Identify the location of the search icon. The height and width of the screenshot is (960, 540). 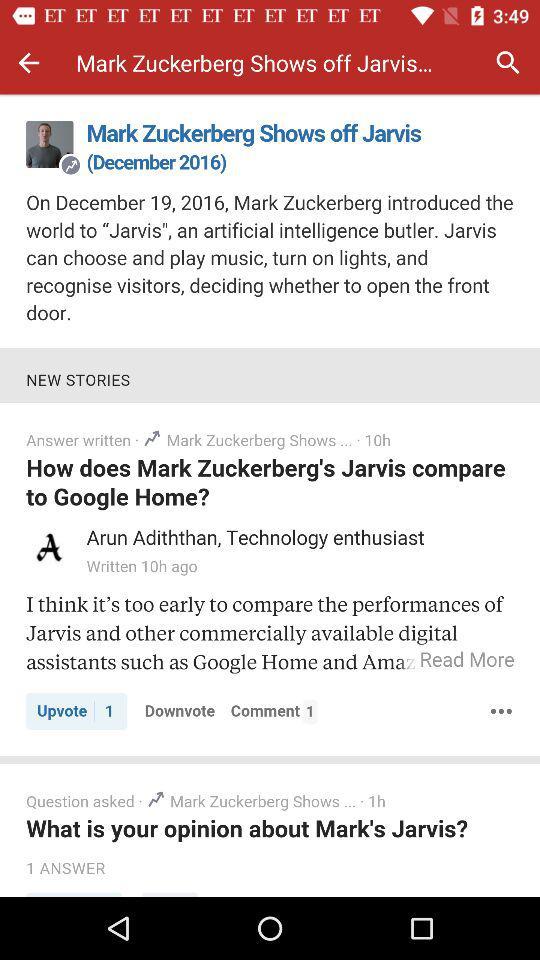
(508, 62).